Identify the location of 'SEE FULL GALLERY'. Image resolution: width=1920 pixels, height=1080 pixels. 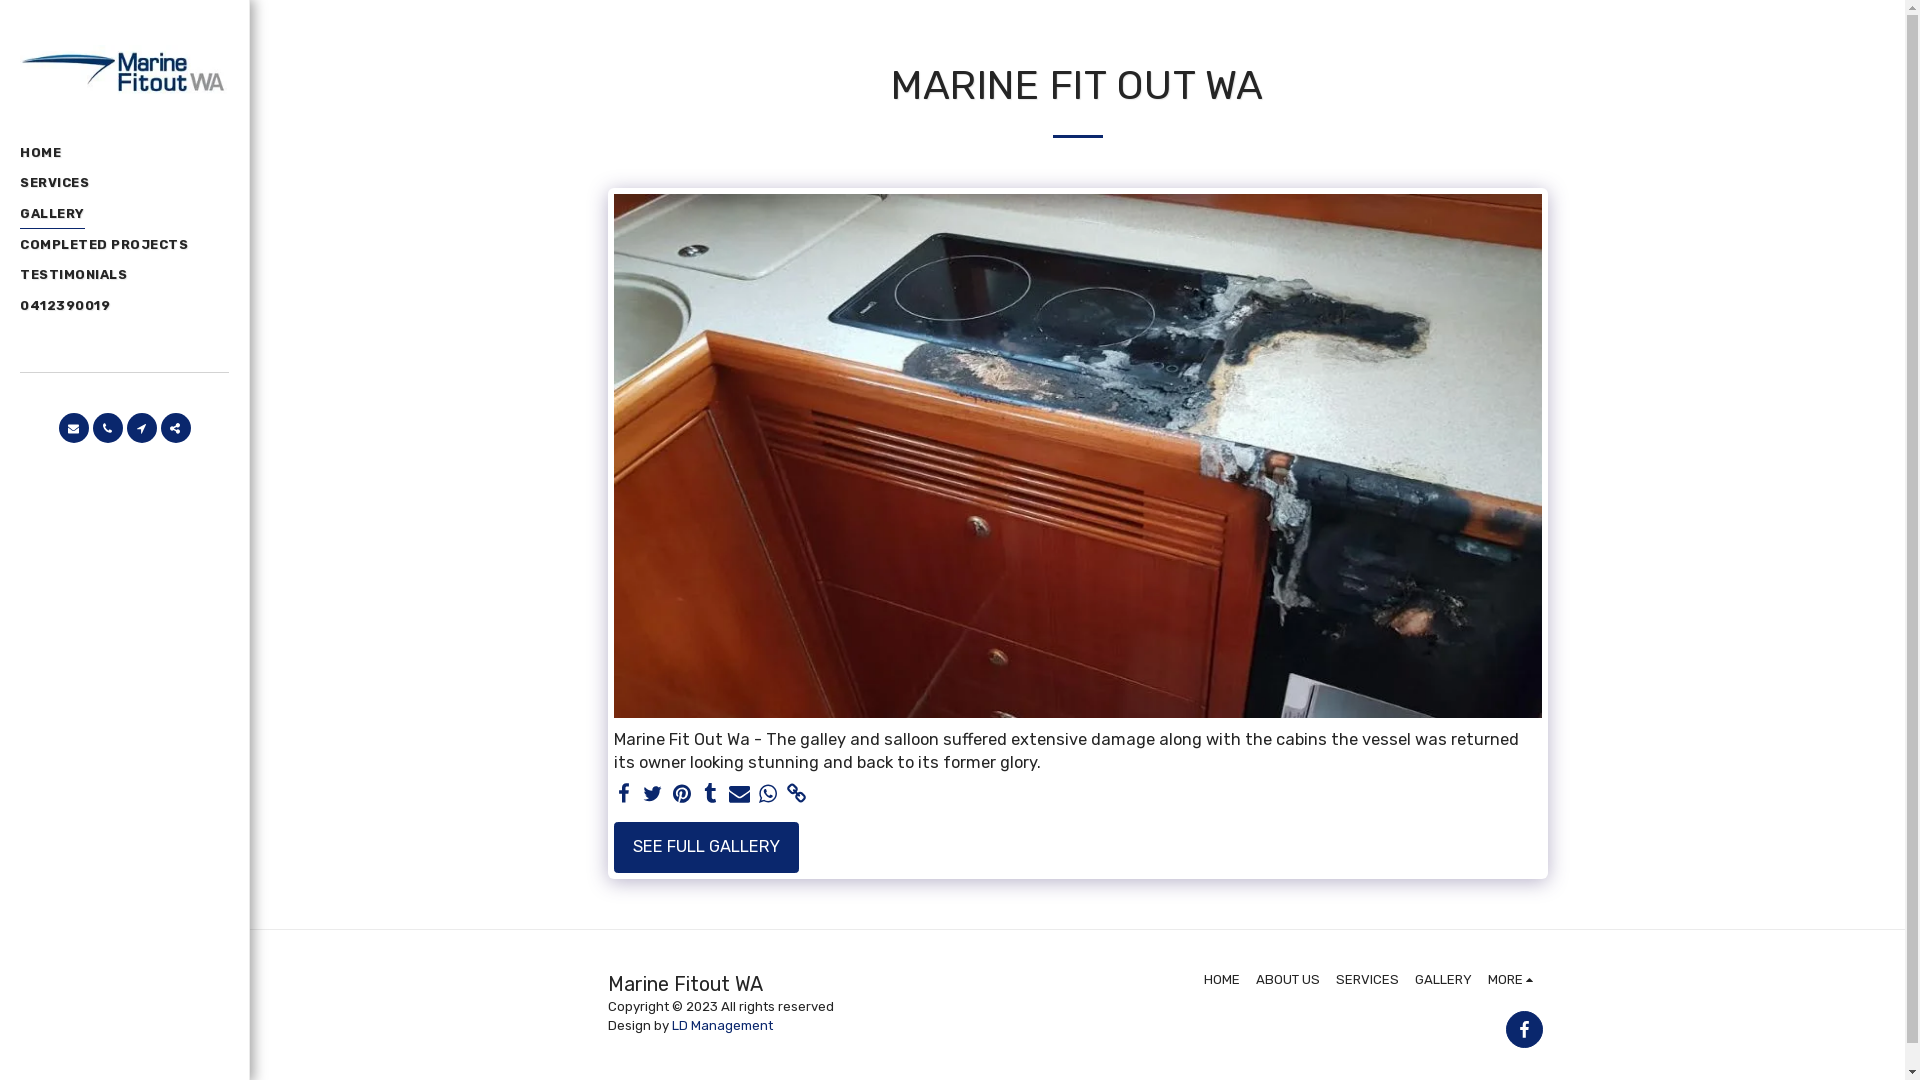
(706, 848).